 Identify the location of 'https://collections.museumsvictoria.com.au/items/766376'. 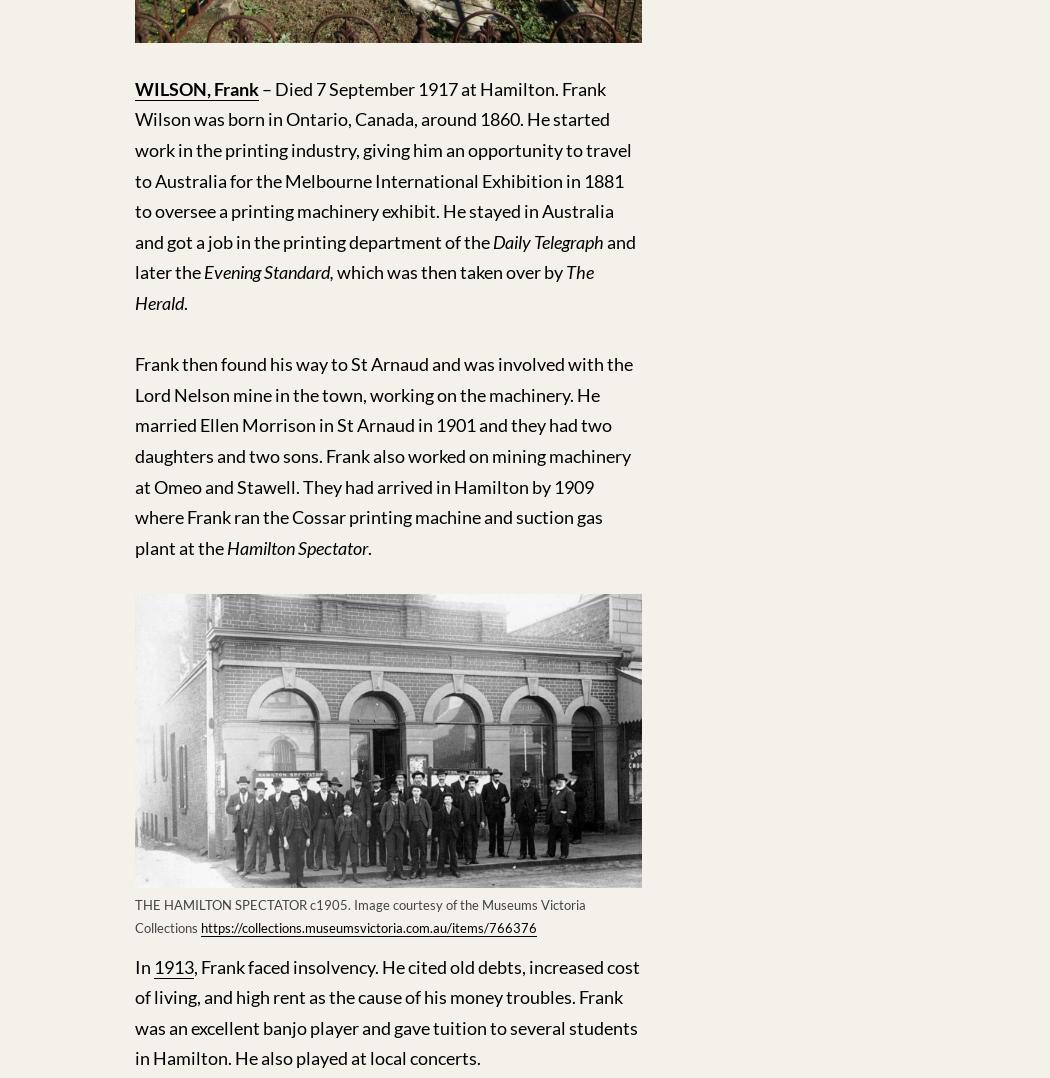
(367, 925).